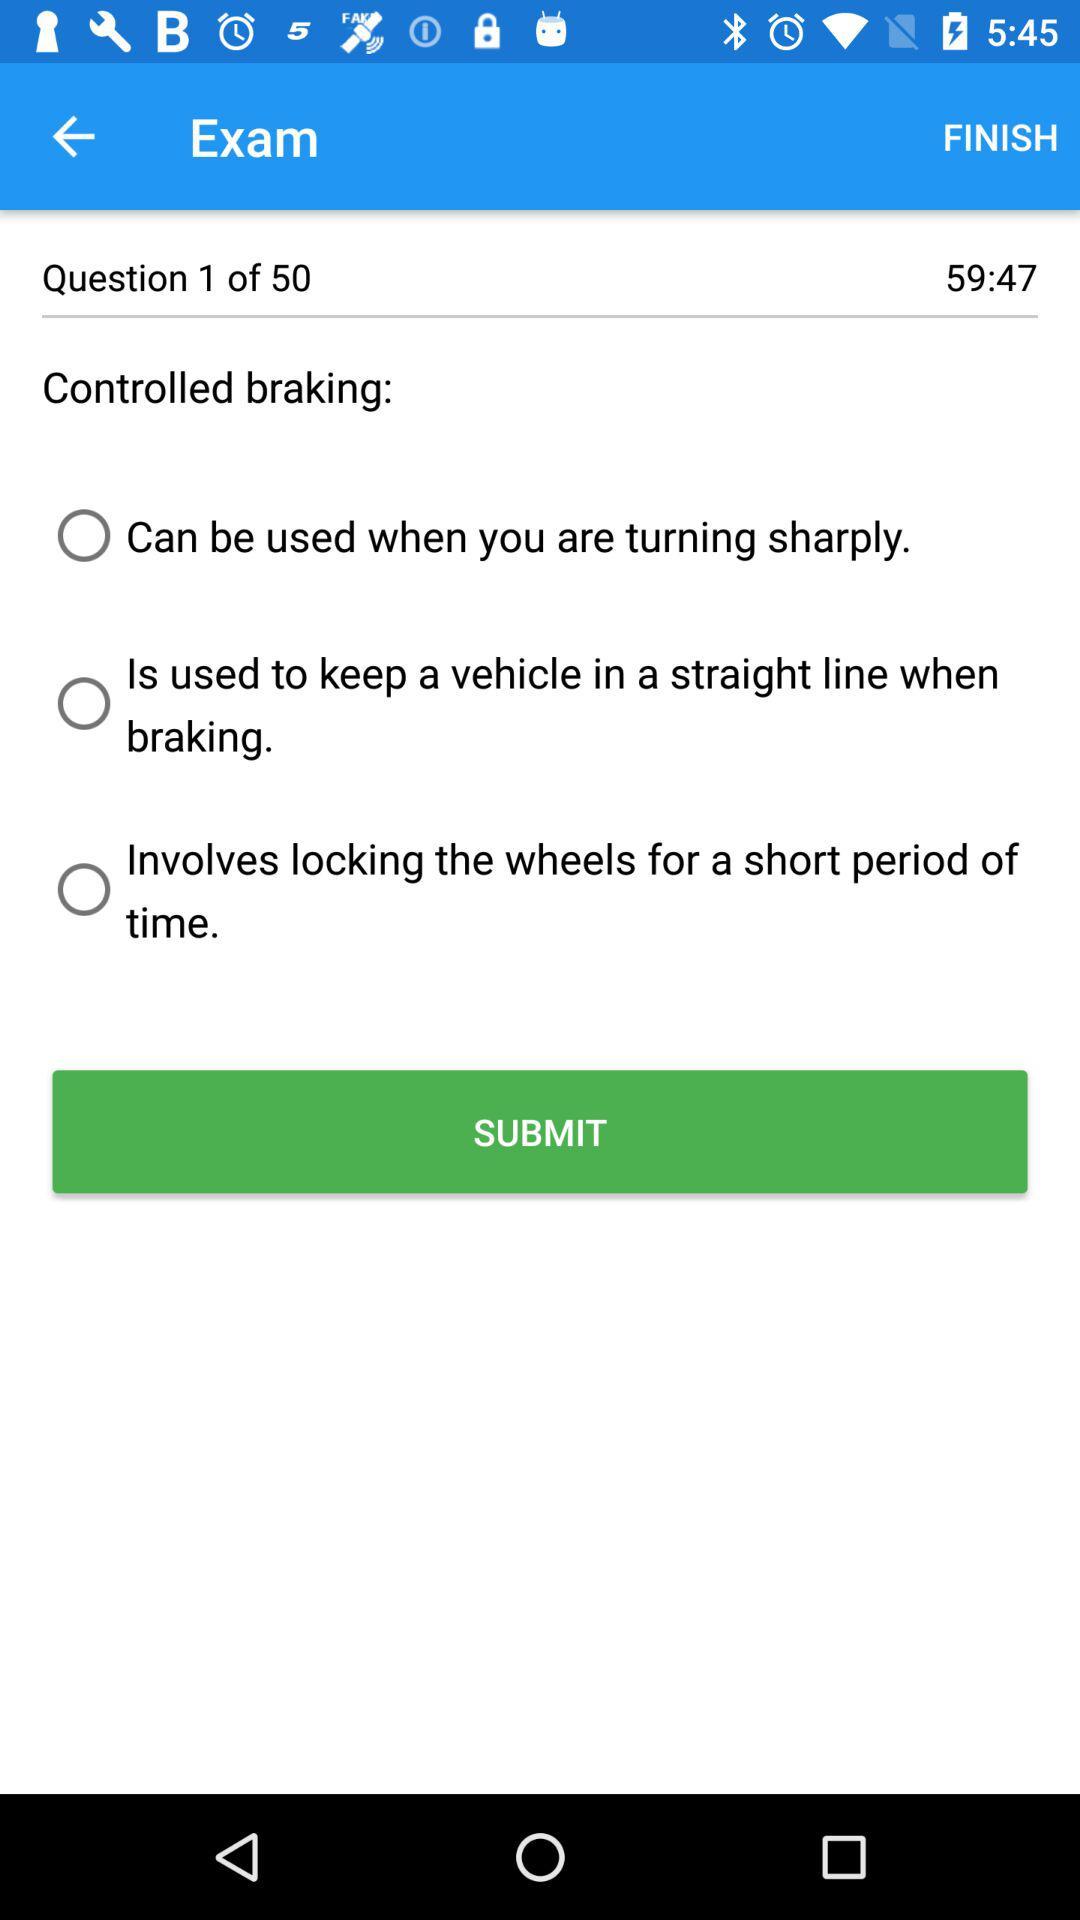 This screenshot has width=1080, height=1920. What do you see at coordinates (1000, 135) in the screenshot?
I see `icon above the 59:46 item` at bounding box center [1000, 135].